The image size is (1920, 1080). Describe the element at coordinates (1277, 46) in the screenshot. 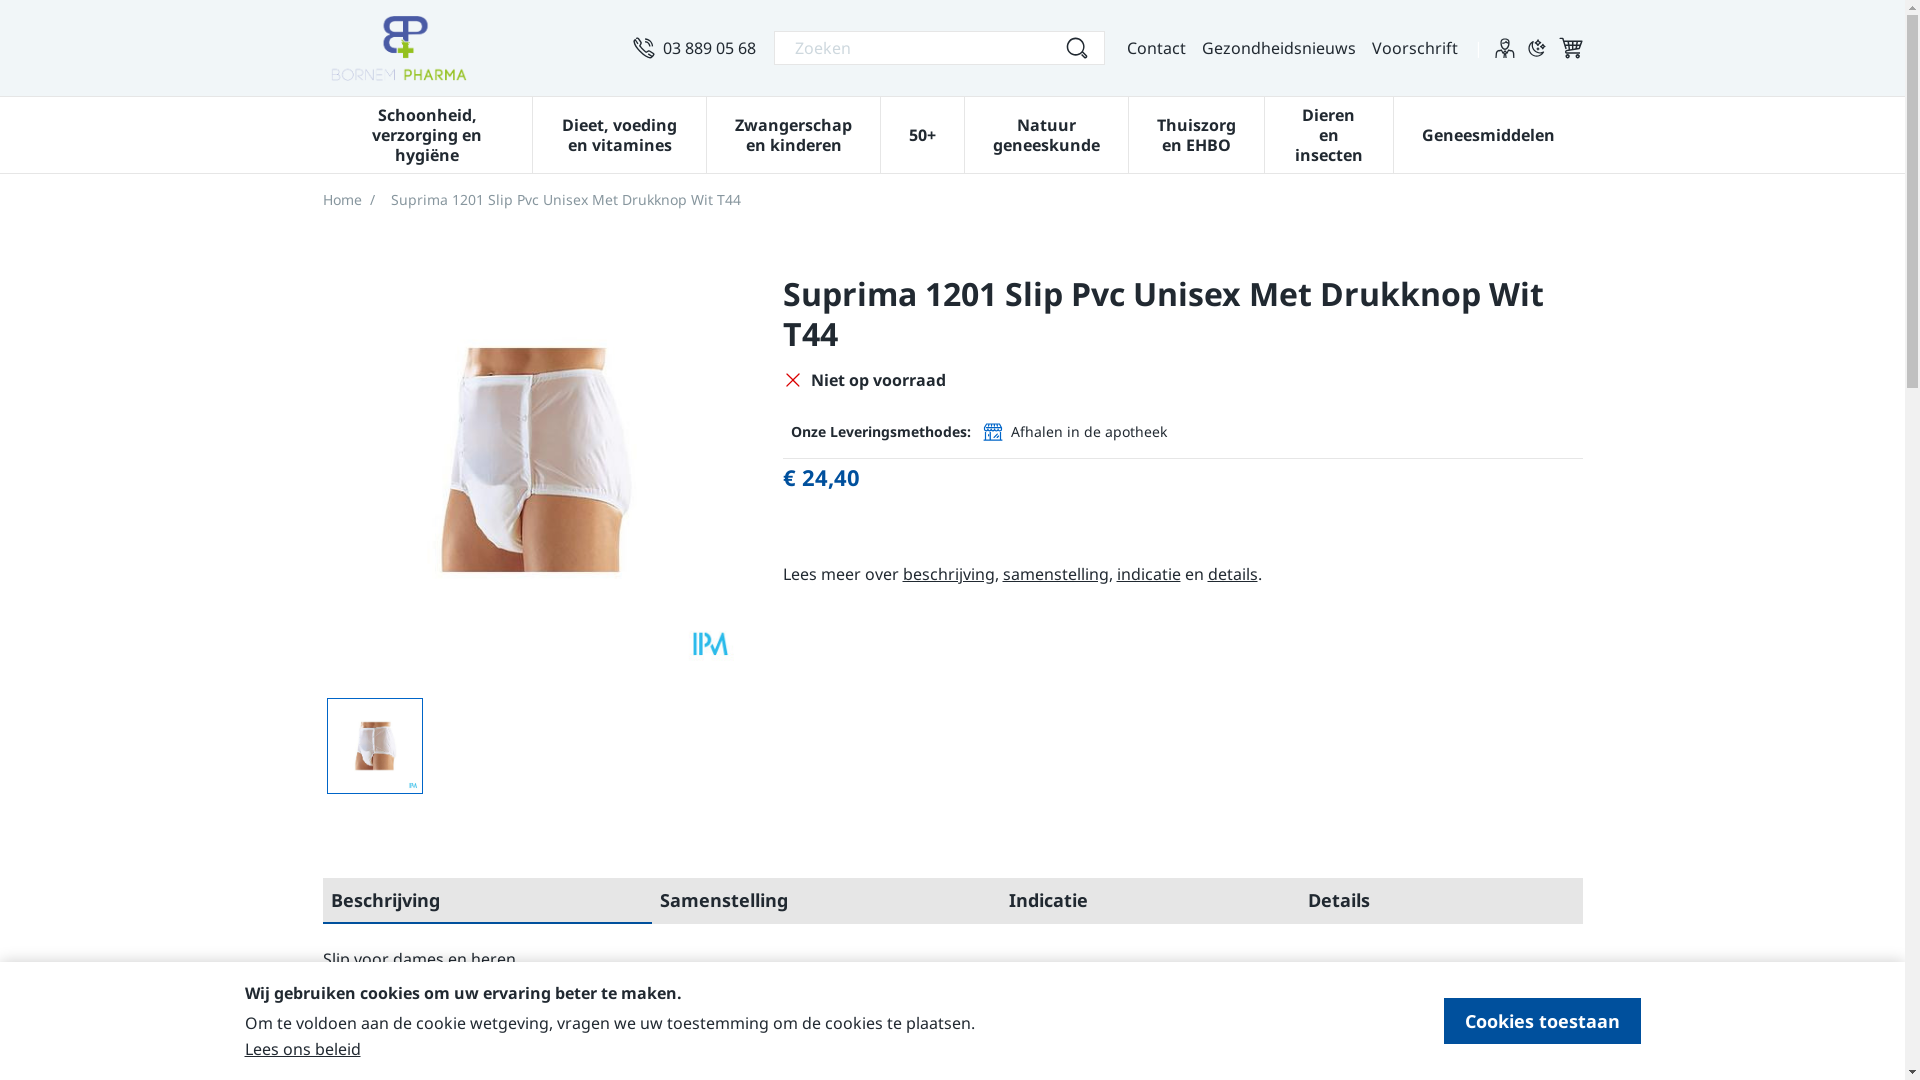

I see `'Gezondheidsnieuws'` at that location.